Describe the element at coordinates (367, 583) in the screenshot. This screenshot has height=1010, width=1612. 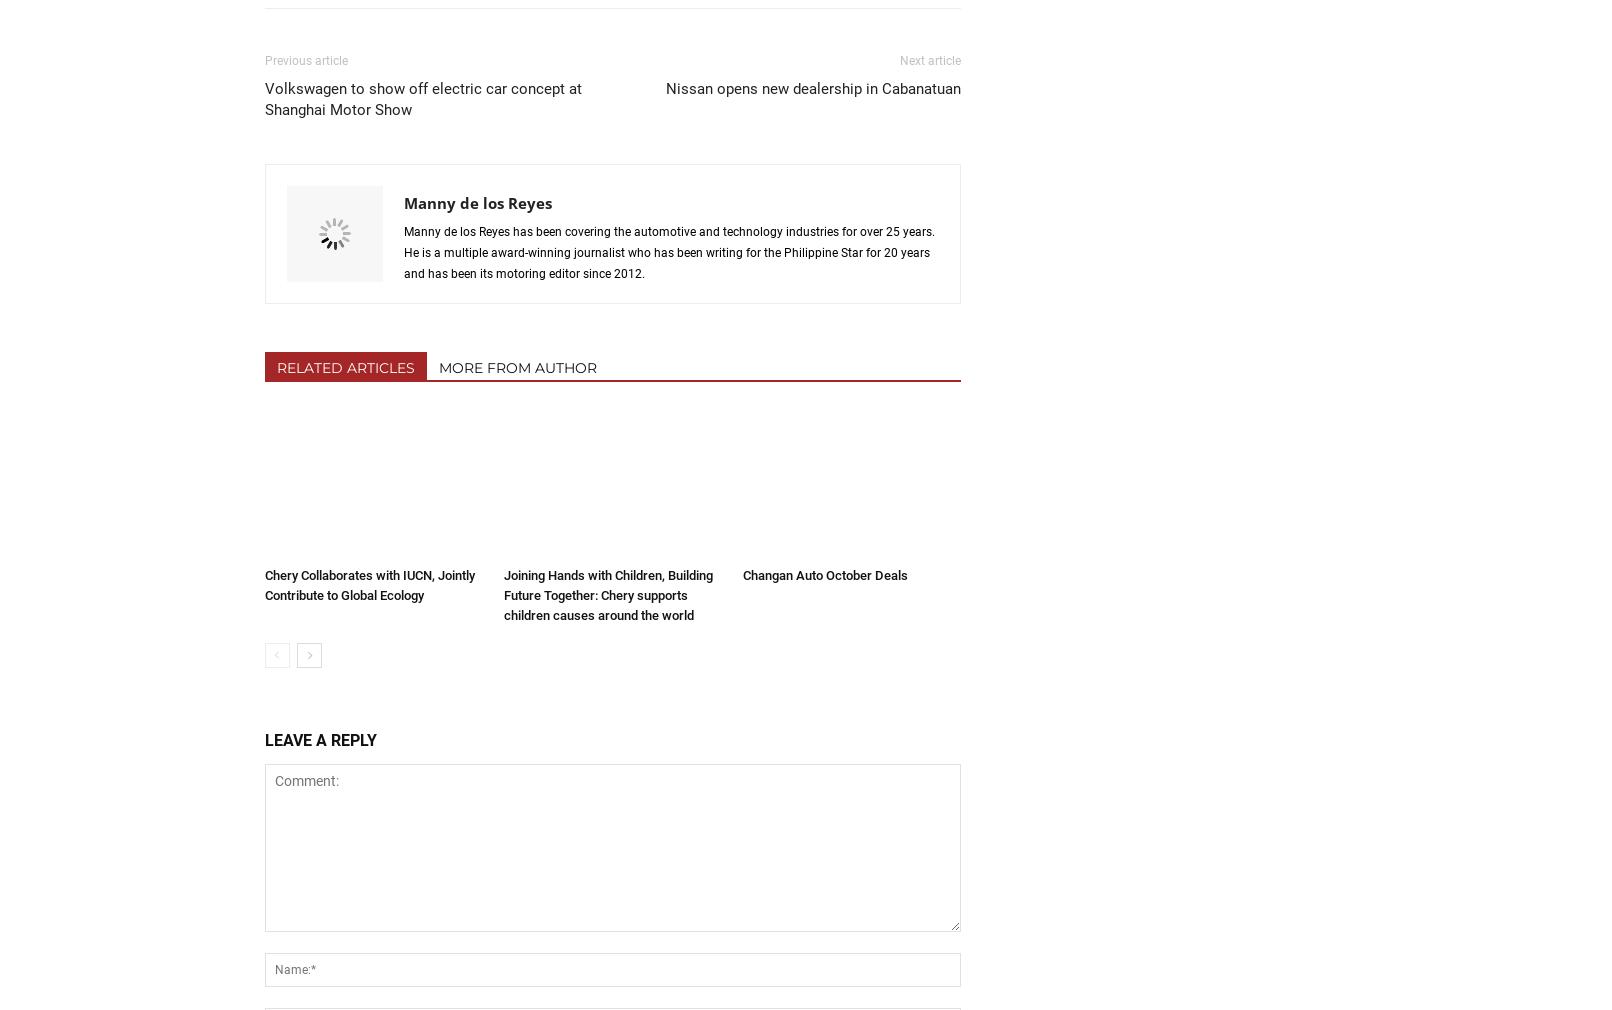
I see `'Chery Collaborates with IUCN, Jointly Contribute to Global Ecology'` at that location.